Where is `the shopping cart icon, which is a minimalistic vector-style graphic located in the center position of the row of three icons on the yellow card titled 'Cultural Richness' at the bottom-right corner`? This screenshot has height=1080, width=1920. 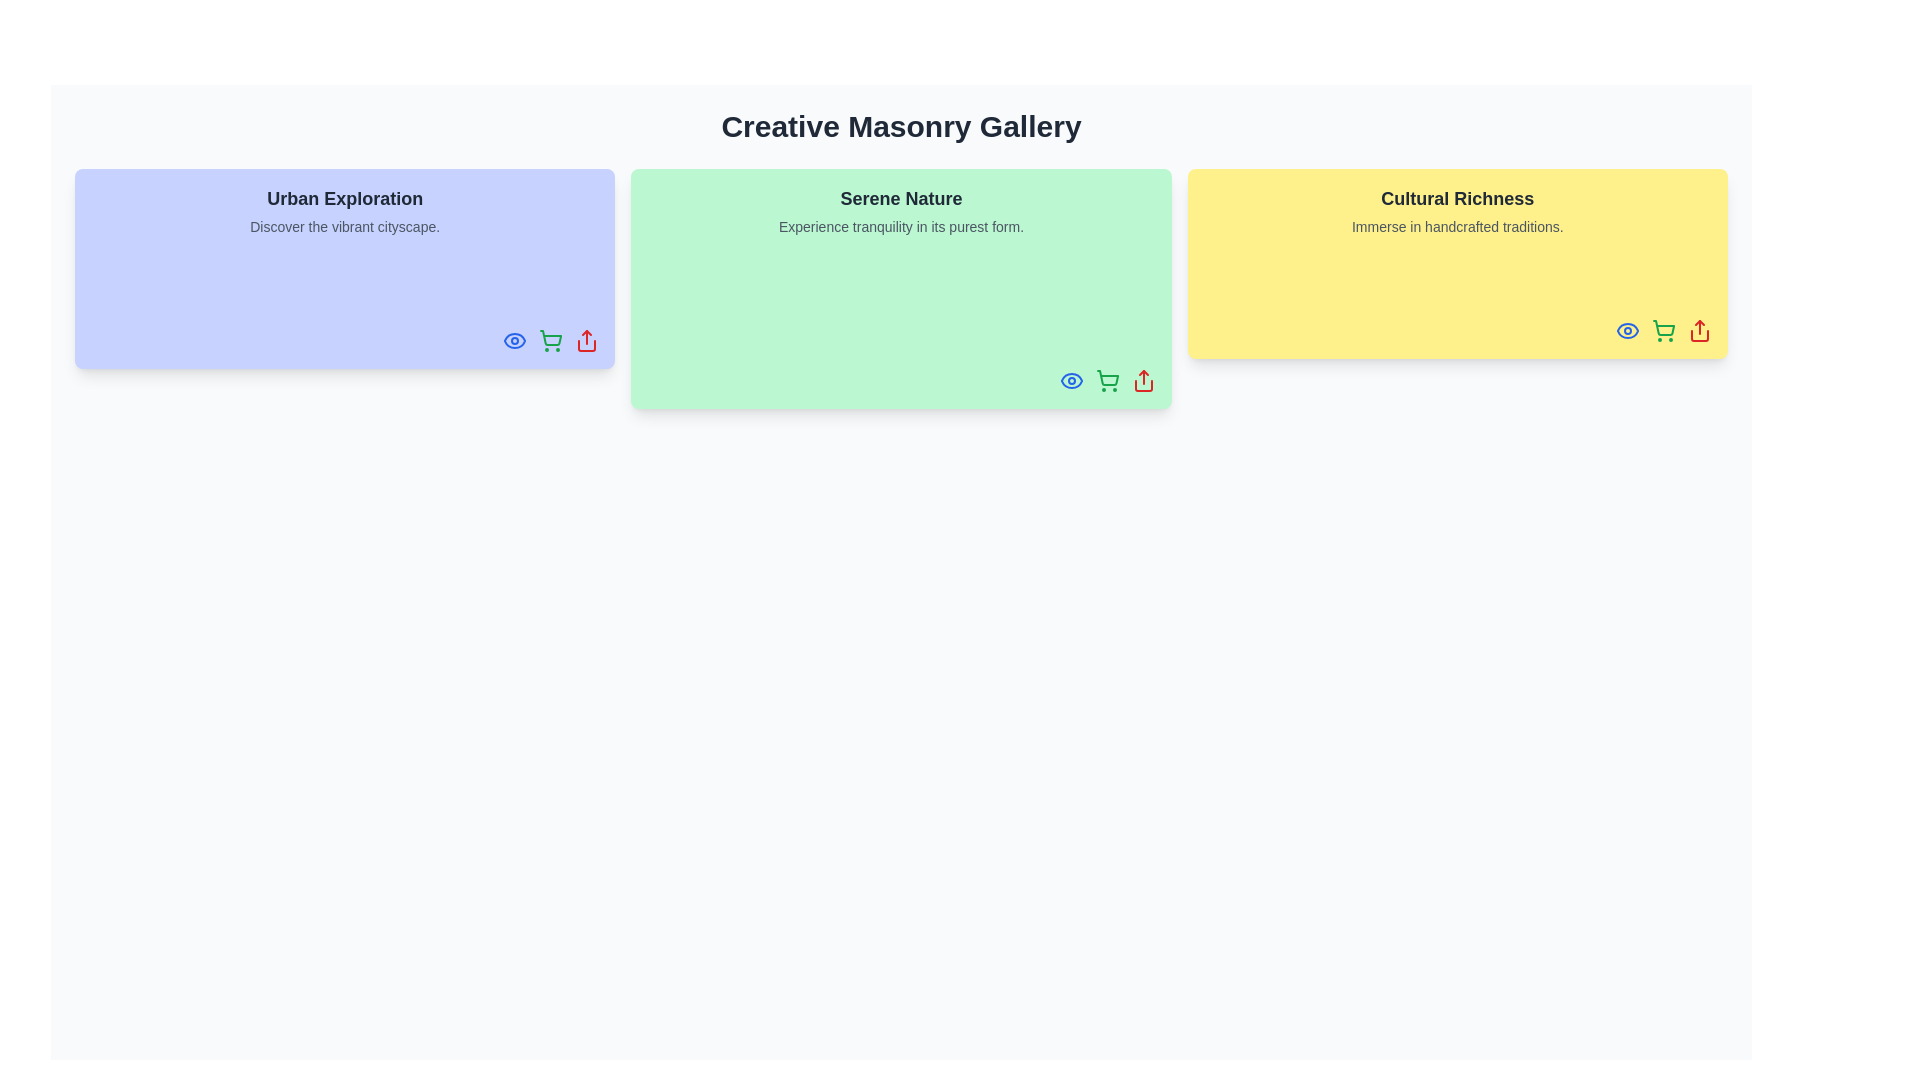
the shopping cart icon, which is a minimalistic vector-style graphic located in the center position of the row of three icons on the yellow card titled 'Cultural Richness' at the bottom-right corner is located at coordinates (1664, 327).